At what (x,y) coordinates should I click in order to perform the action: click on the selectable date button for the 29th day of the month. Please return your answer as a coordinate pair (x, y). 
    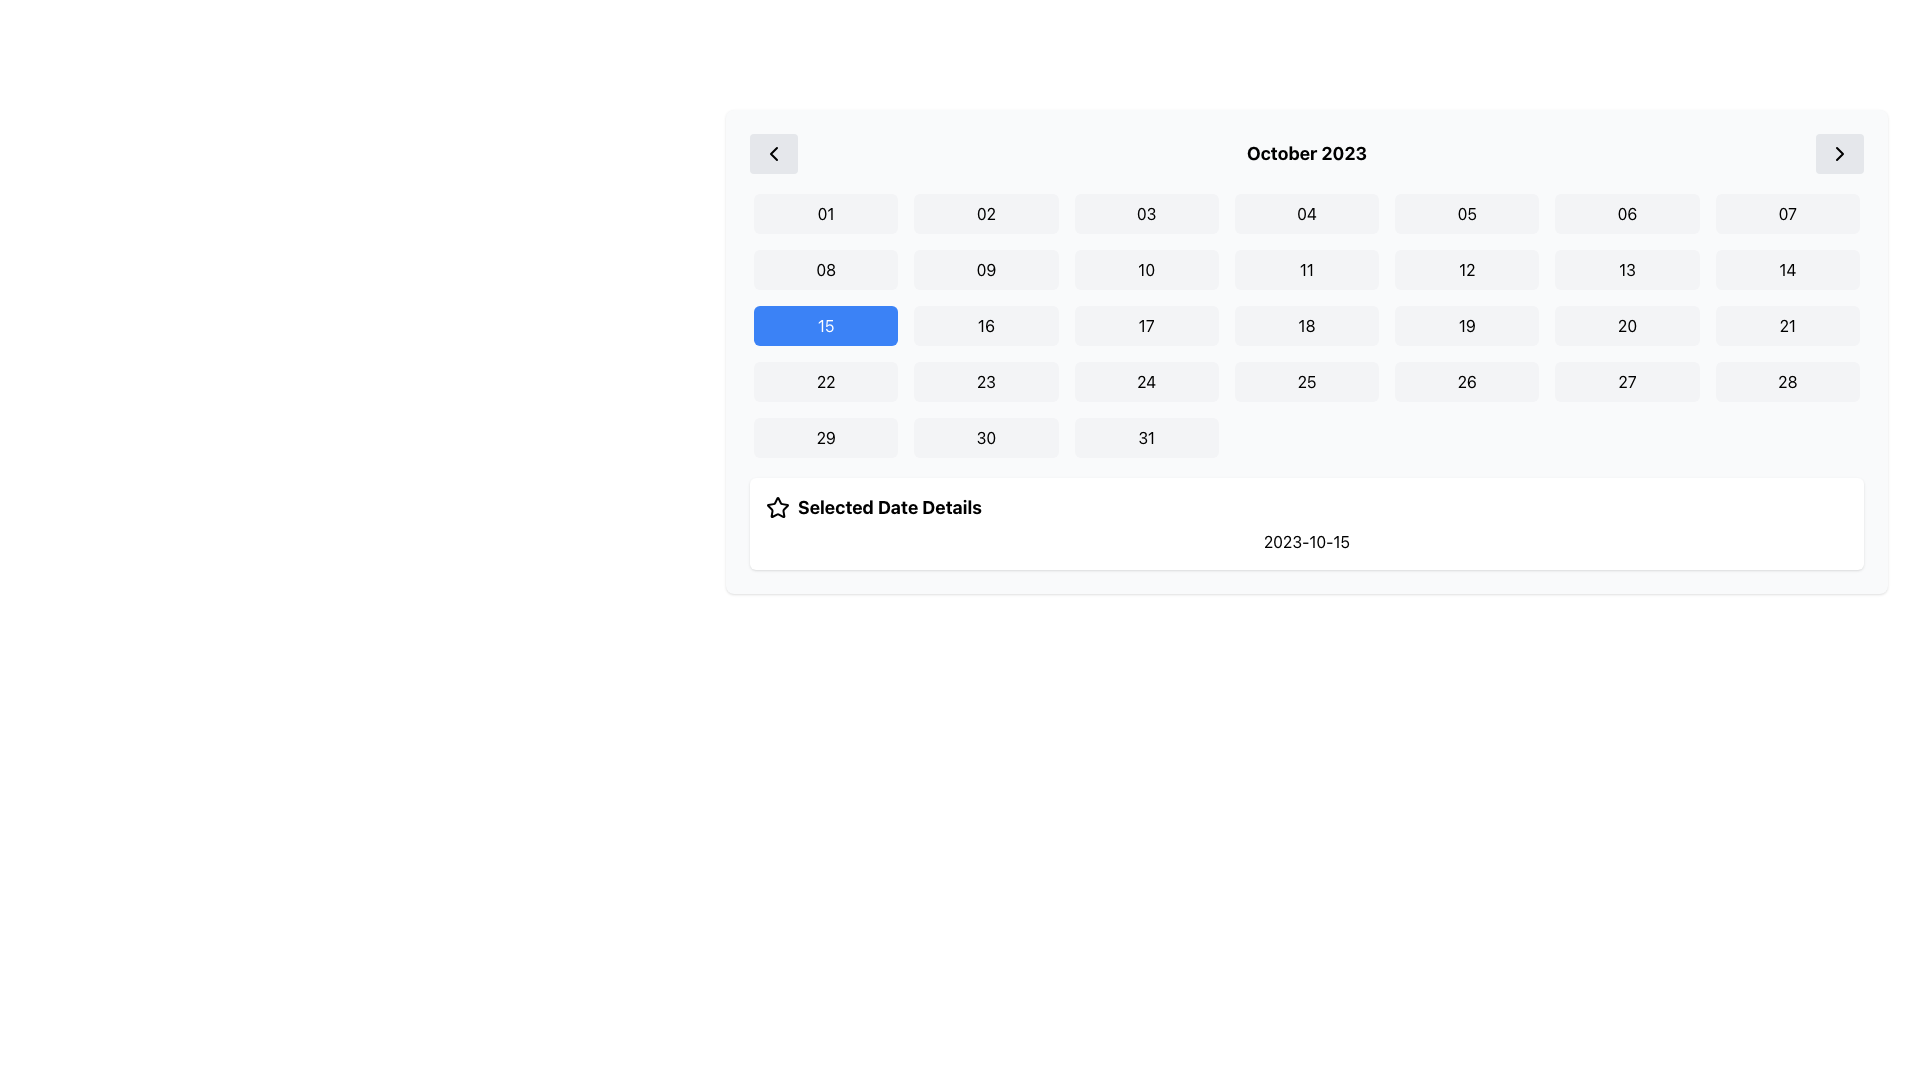
    Looking at the image, I should click on (826, 437).